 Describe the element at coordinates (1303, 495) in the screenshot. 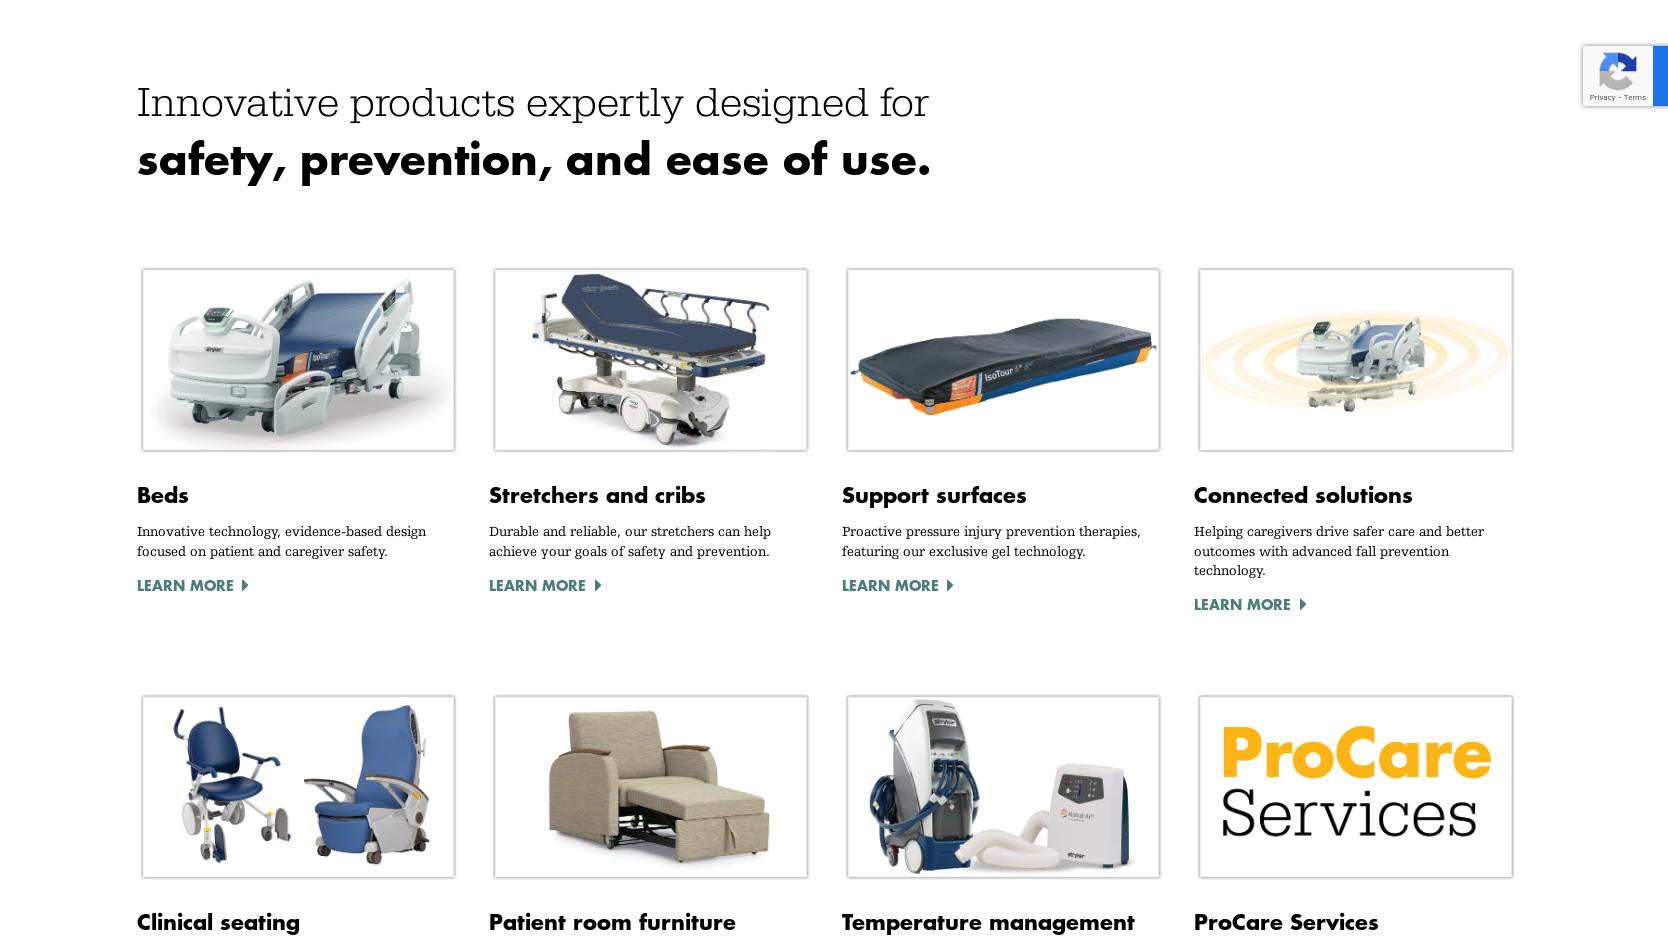

I see `'Connected solutions'` at that location.